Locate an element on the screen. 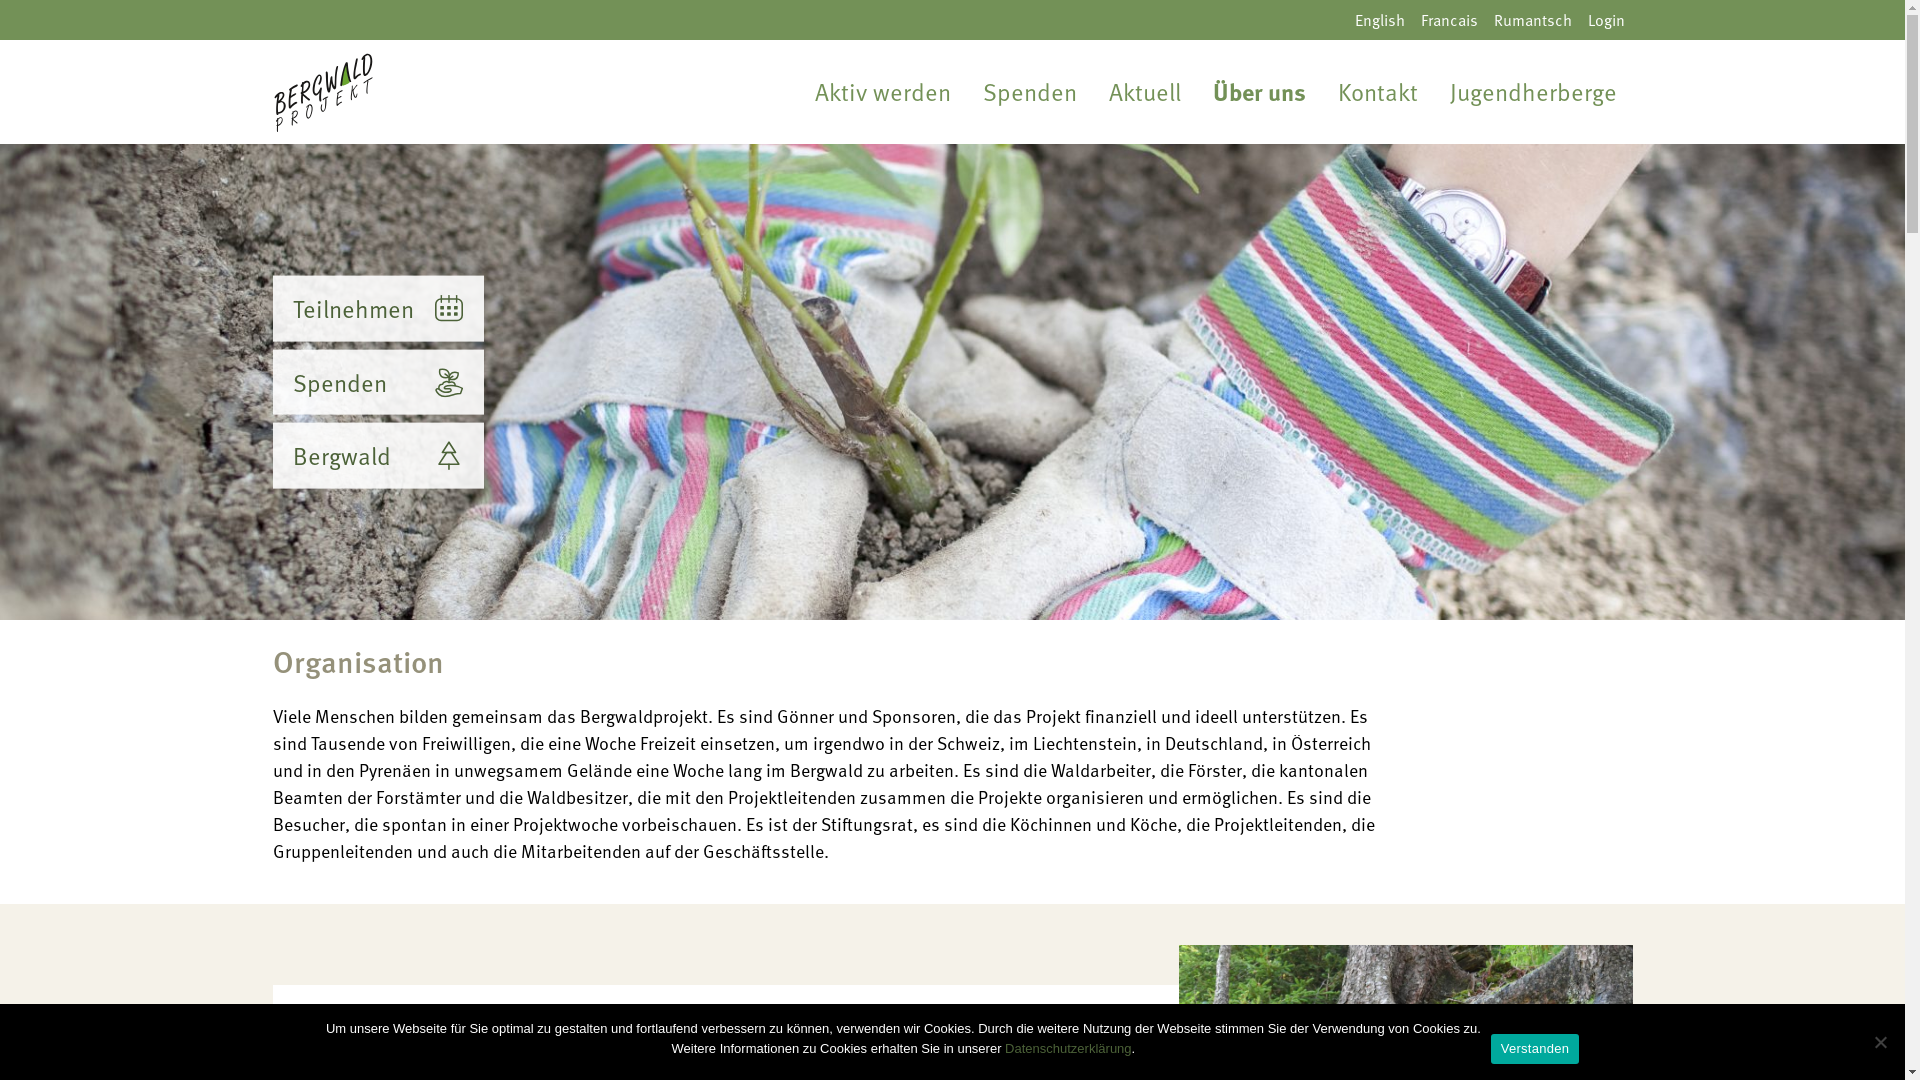  'Spenden' is located at coordinates (377, 381).